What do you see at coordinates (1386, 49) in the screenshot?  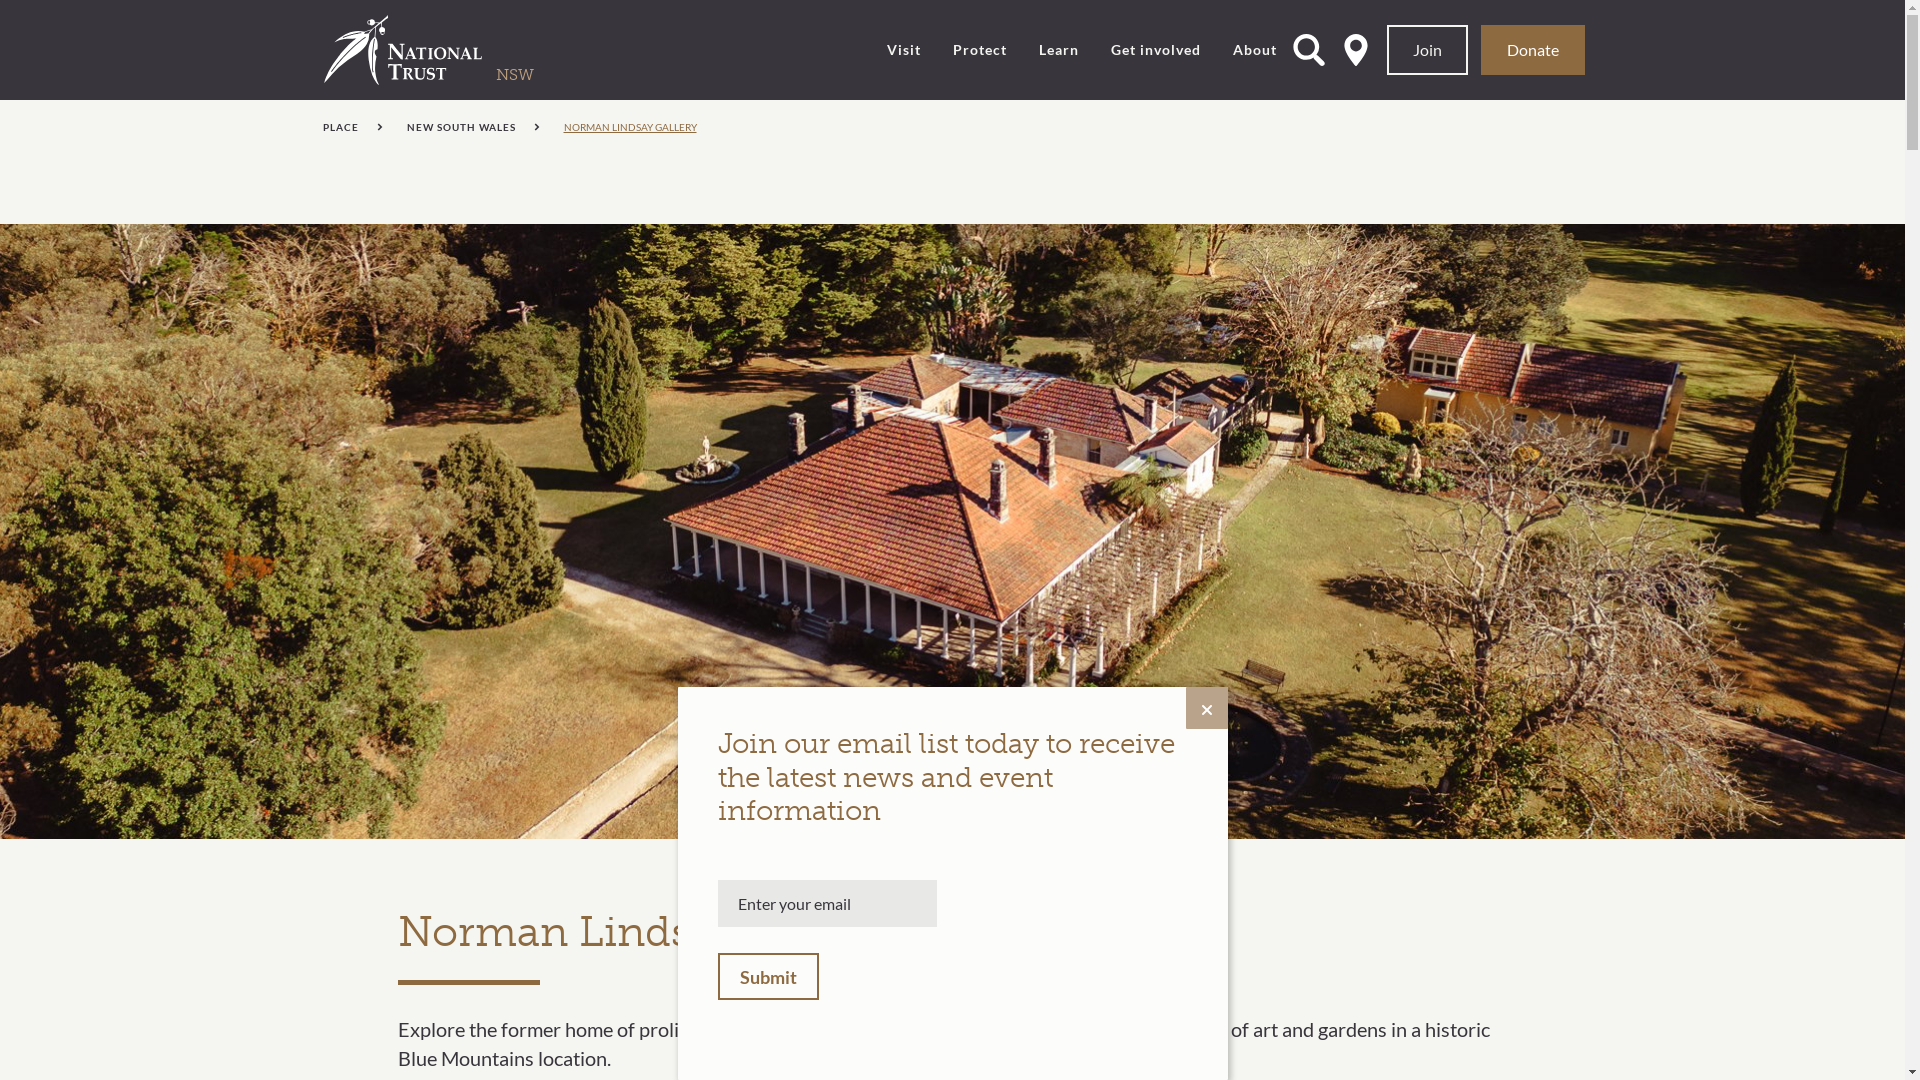 I see `'Join'` at bounding box center [1386, 49].